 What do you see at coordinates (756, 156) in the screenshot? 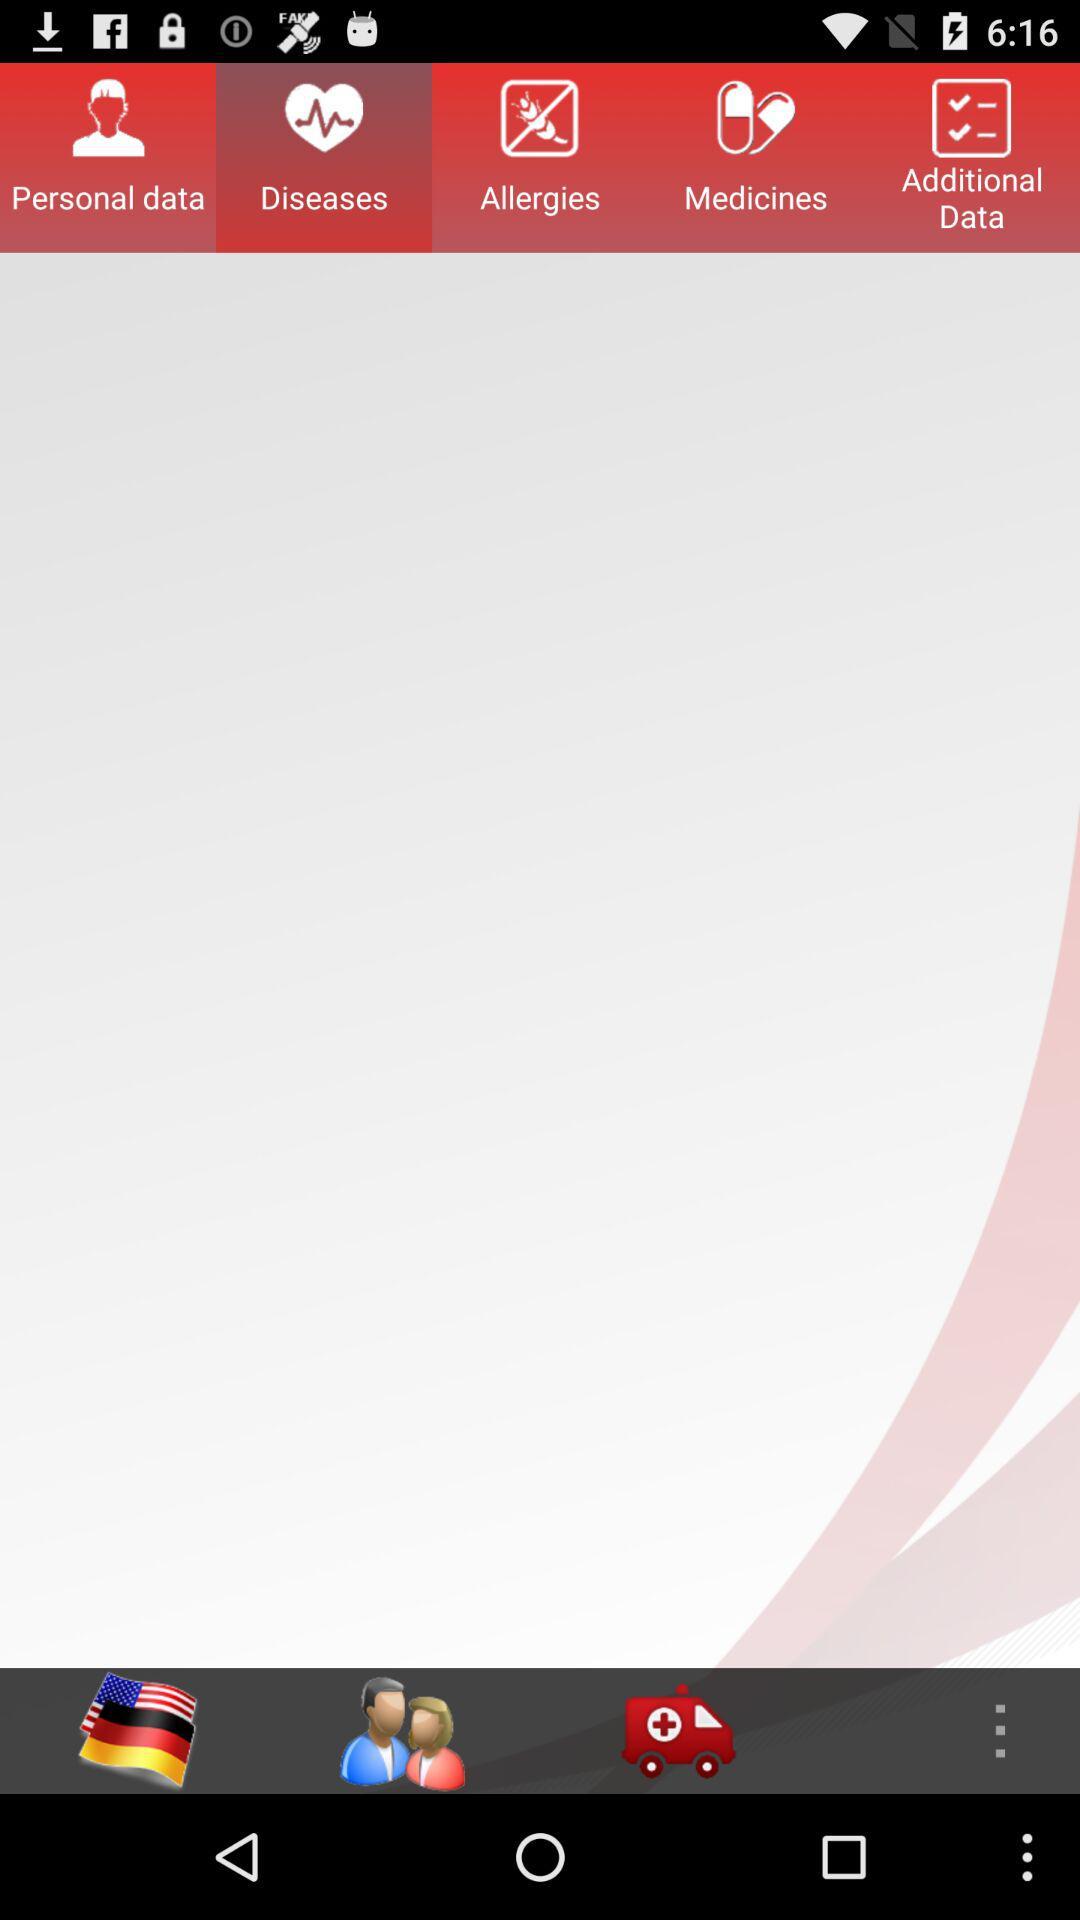
I see `medicines button` at bounding box center [756, 156].